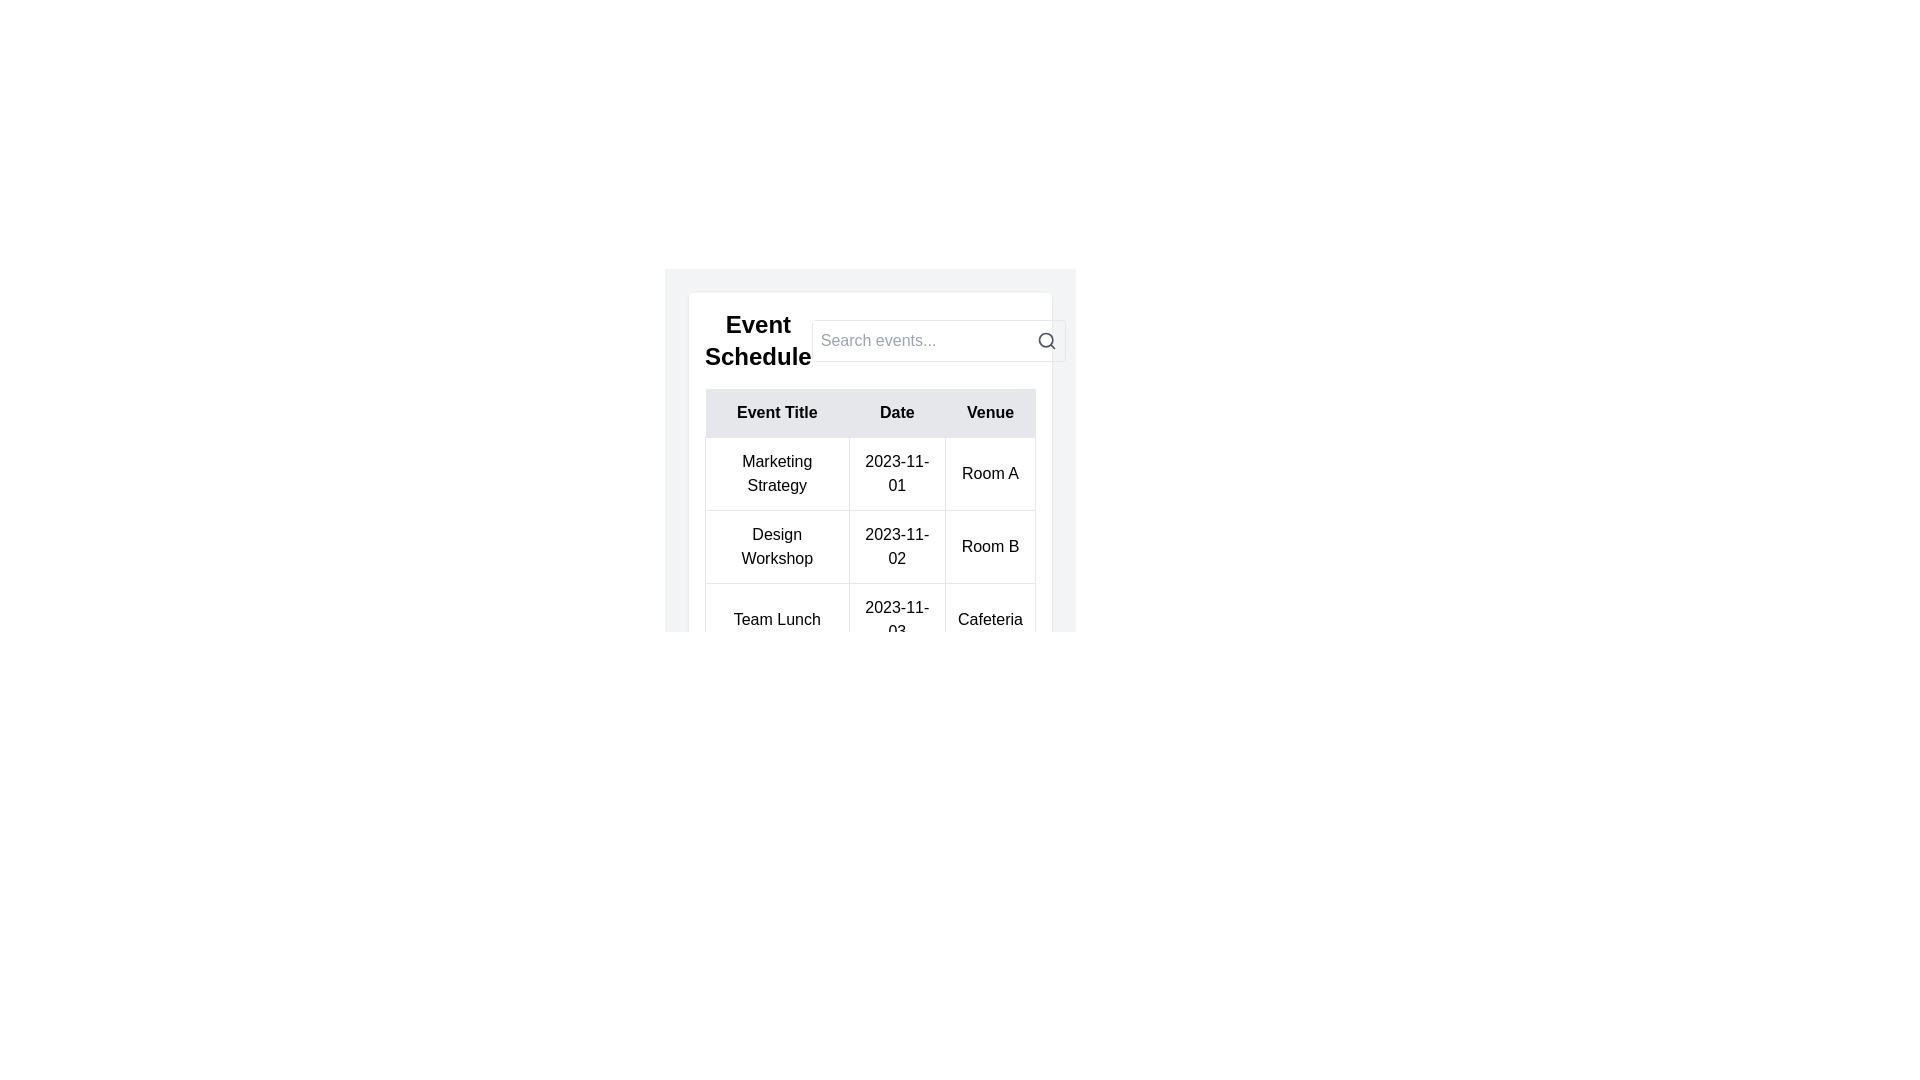  What do you see at coordinates (990, 412) in the screenshot?
I see `the 'Venue' column header, which is styled with a light gray background and bold sans-serif text, located in the header row of the table next to 'Event Title' and 'Date'` at bounding box center [990, 412].